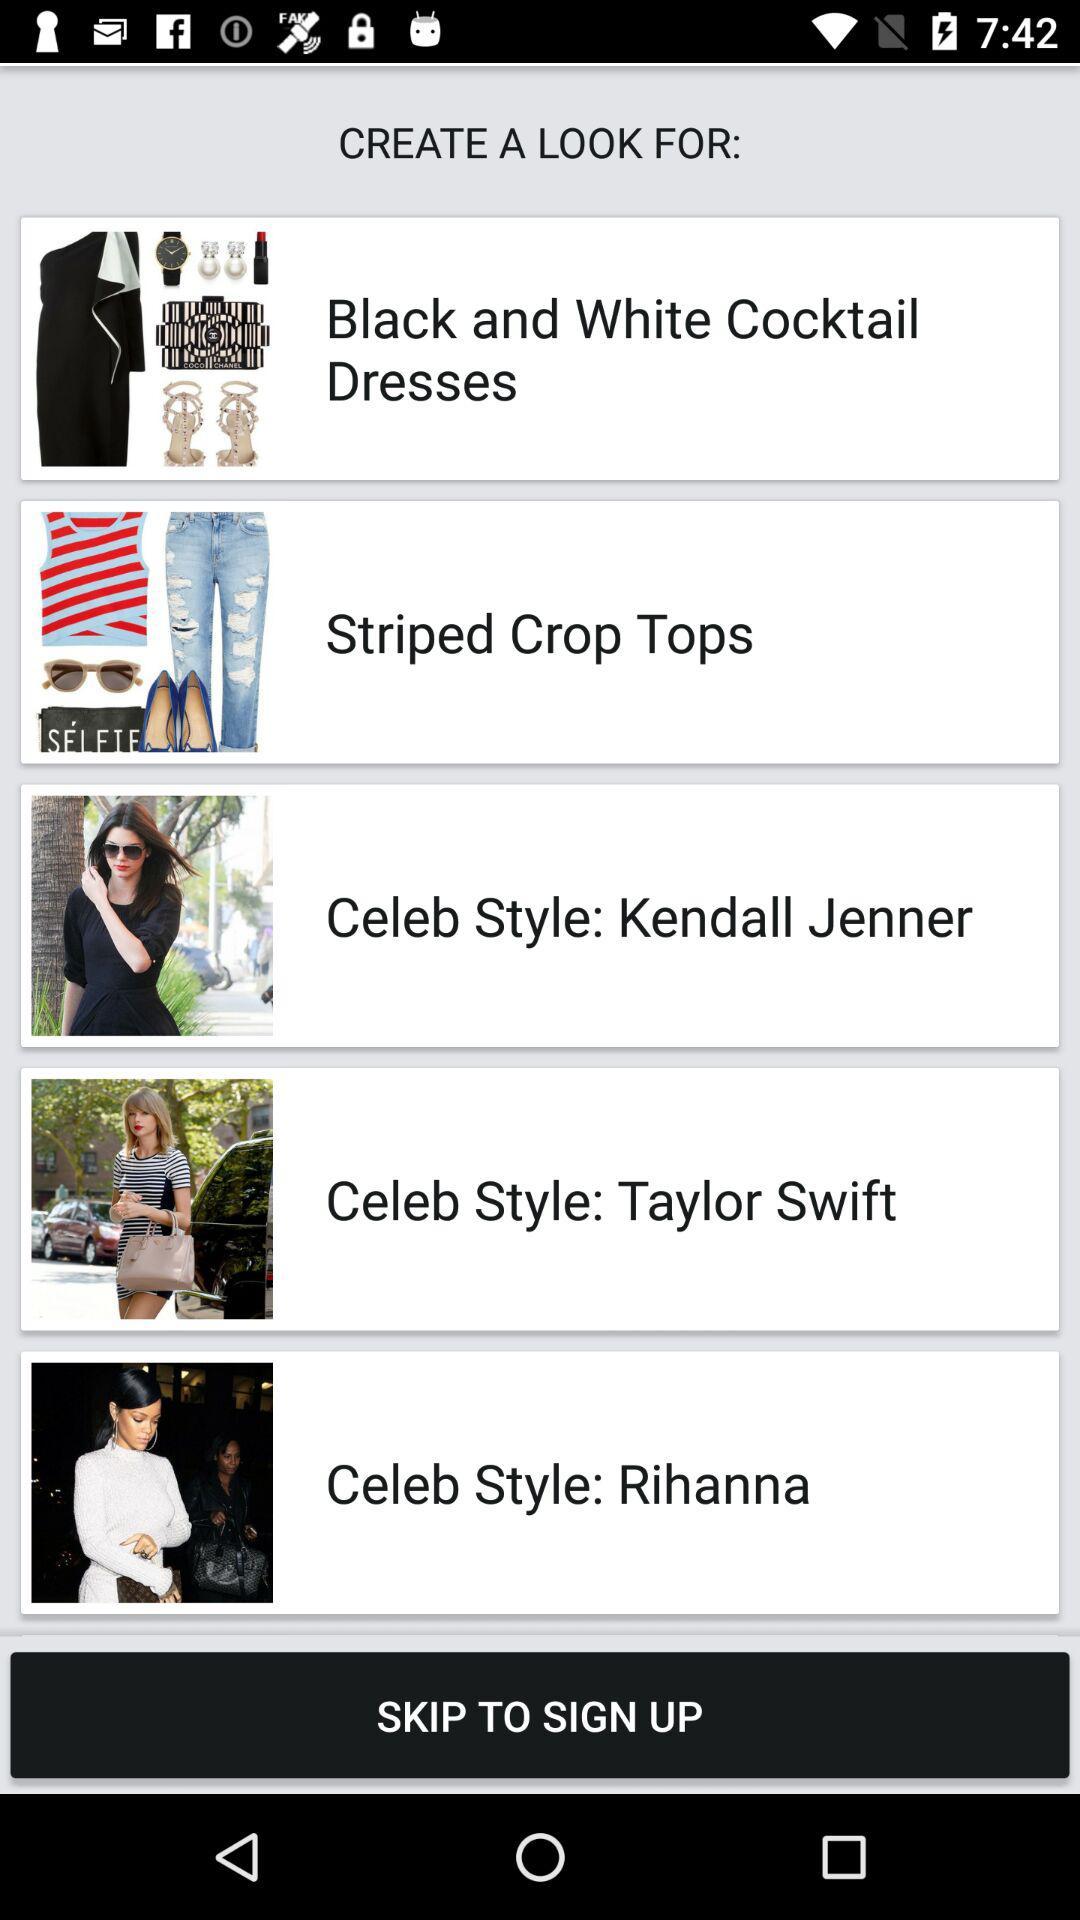 The height and width of the screenshot is (1920, 1080). Describe the element at coordinates (540, 140) in the screenshot. I see `create a look app` at that location.